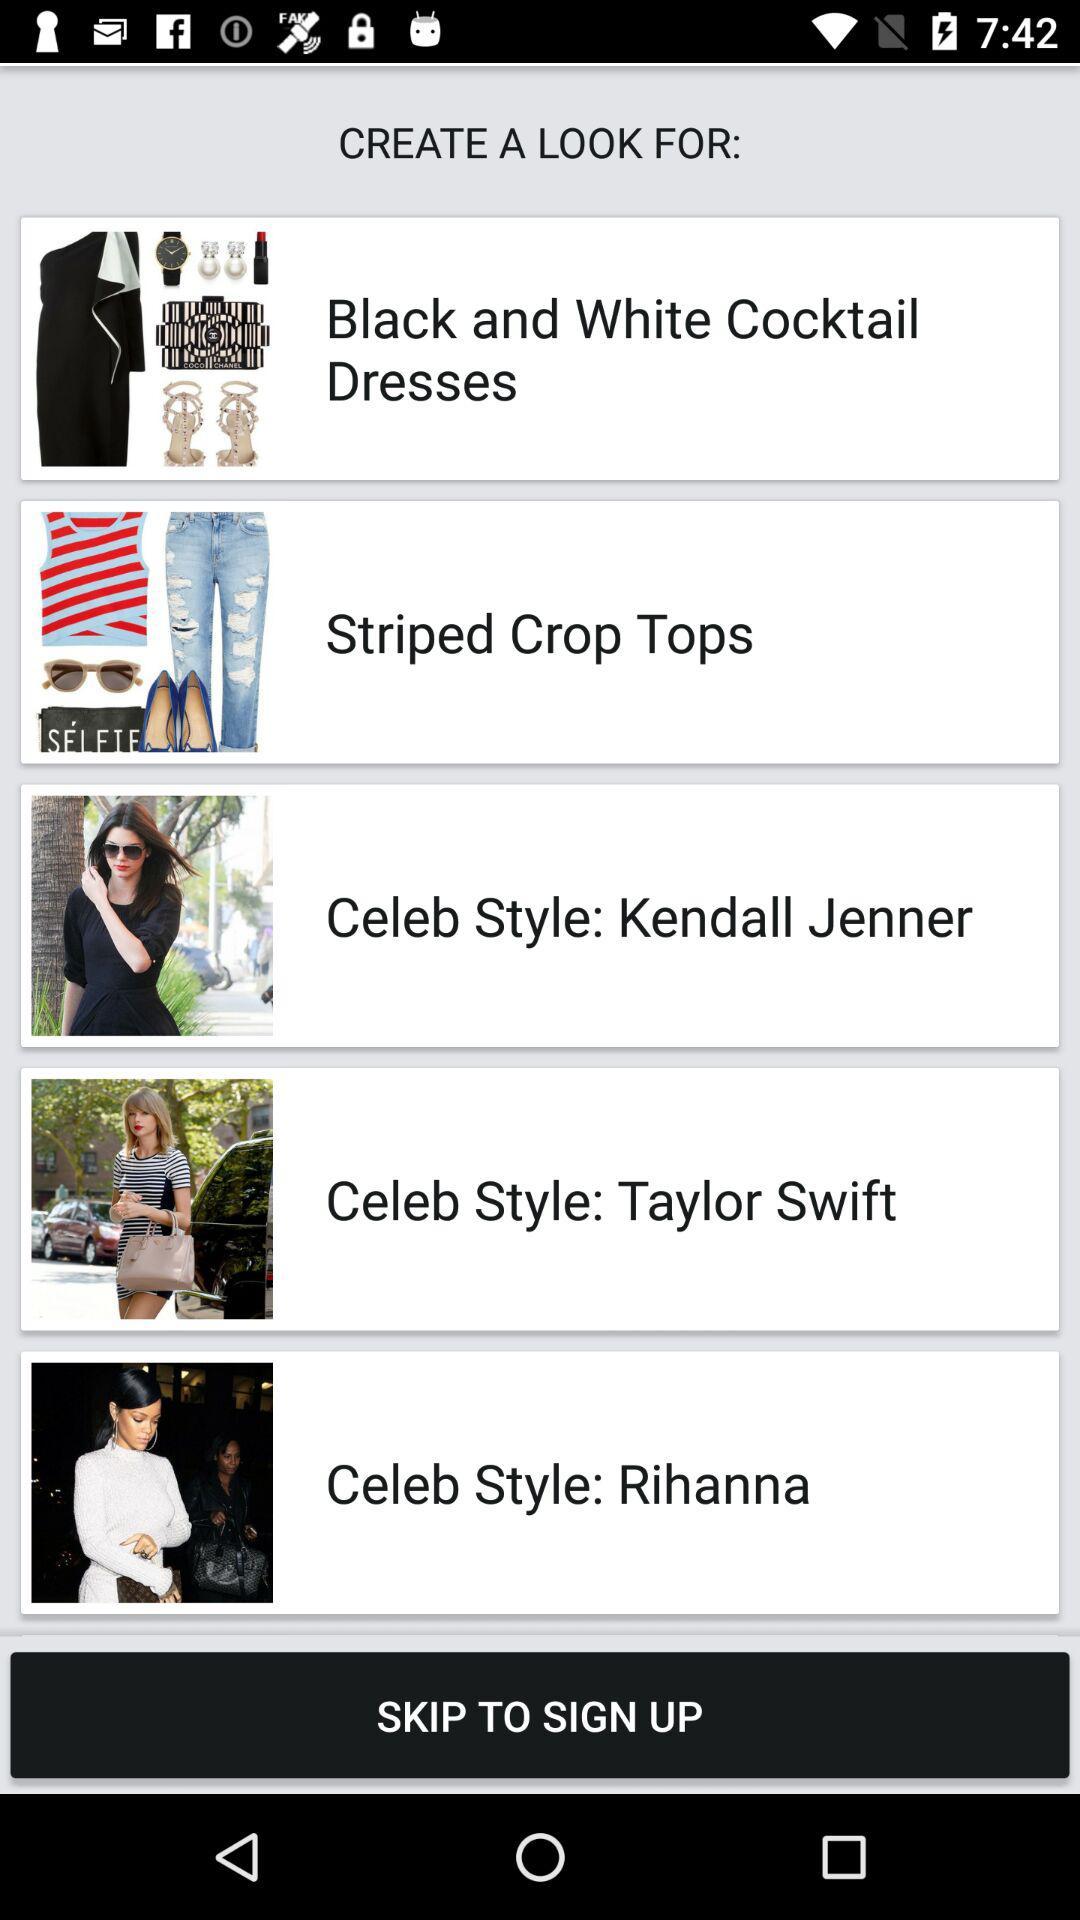 The height and width of the screenshot is (1920, 1080). Describe the element at coordinates (540, 140) in the screenshot. I see `create a look app` at that location.